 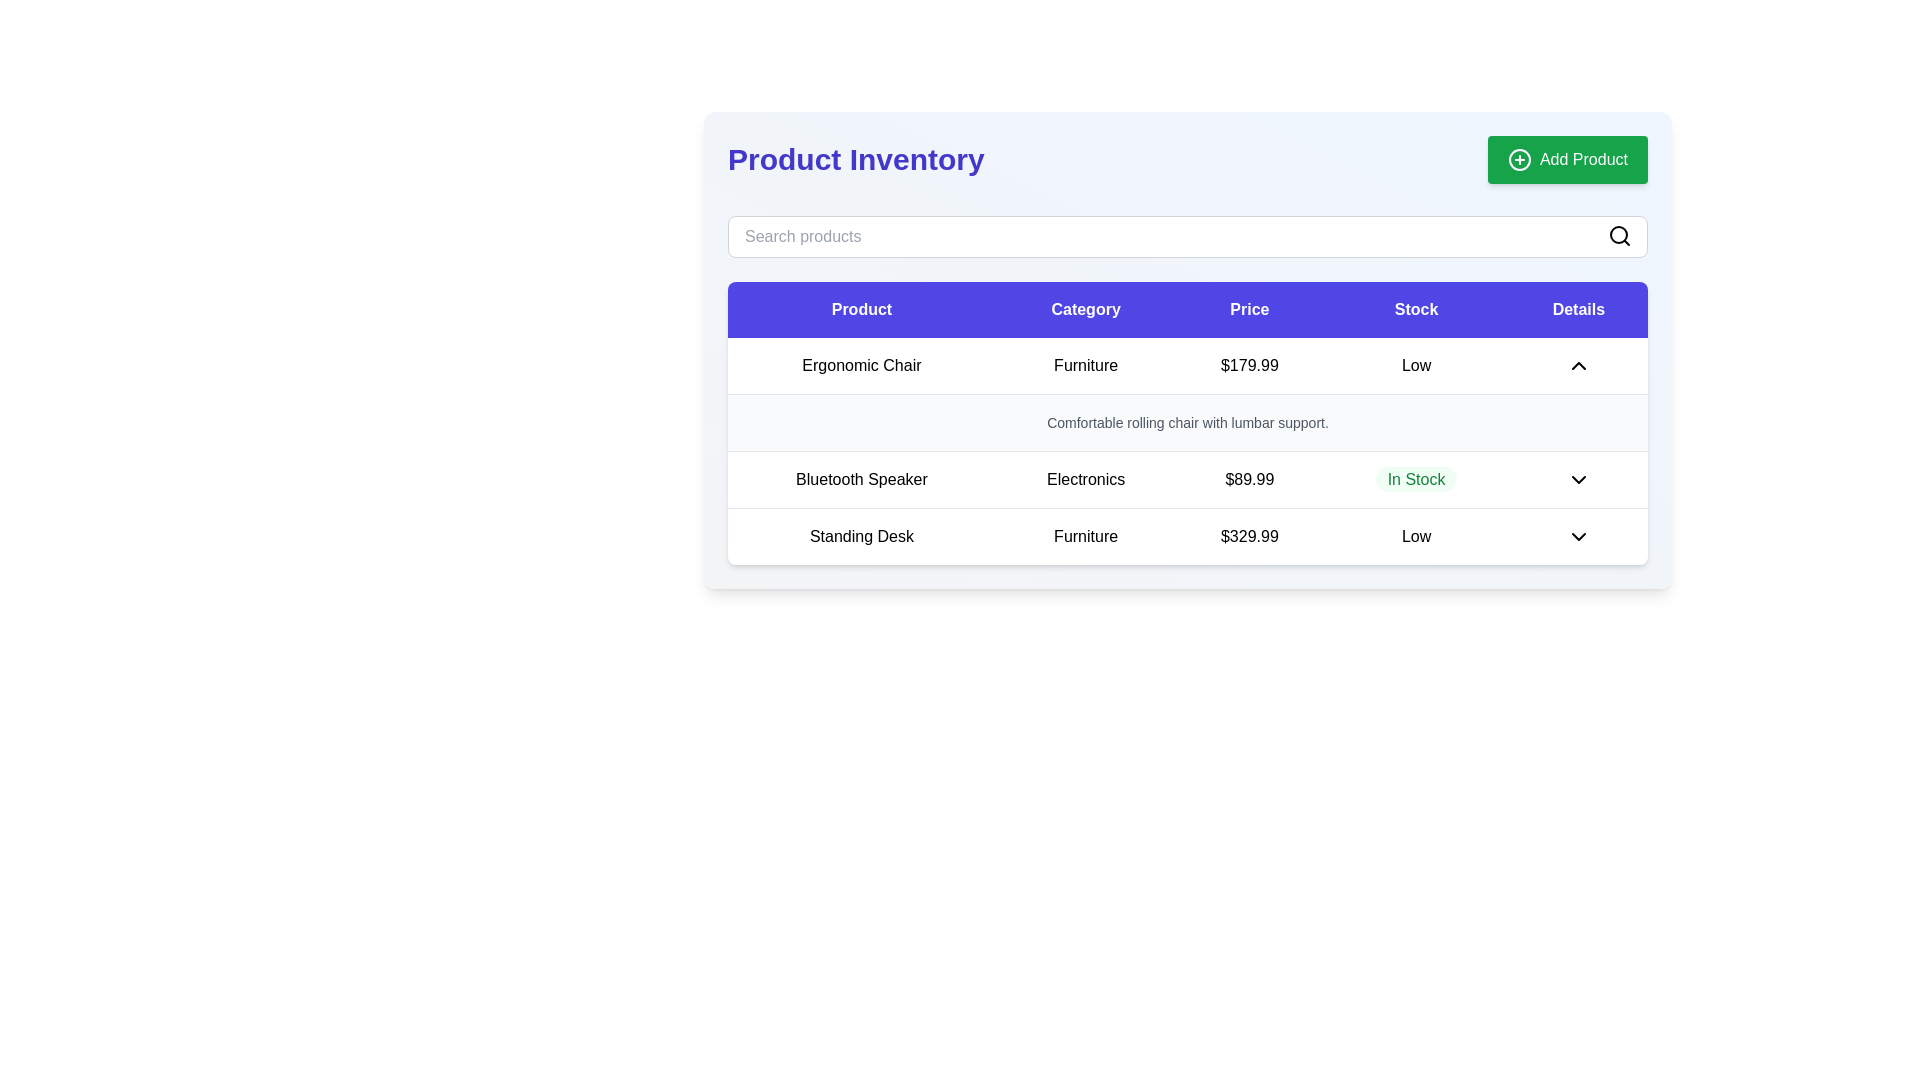 What do you see at coordinates (856, 158) in the screenshot?
I see `the prominent static text label displaying 'Product Inventory' at the top left section of the interface to focus on it` at bounding box center [856, 158].